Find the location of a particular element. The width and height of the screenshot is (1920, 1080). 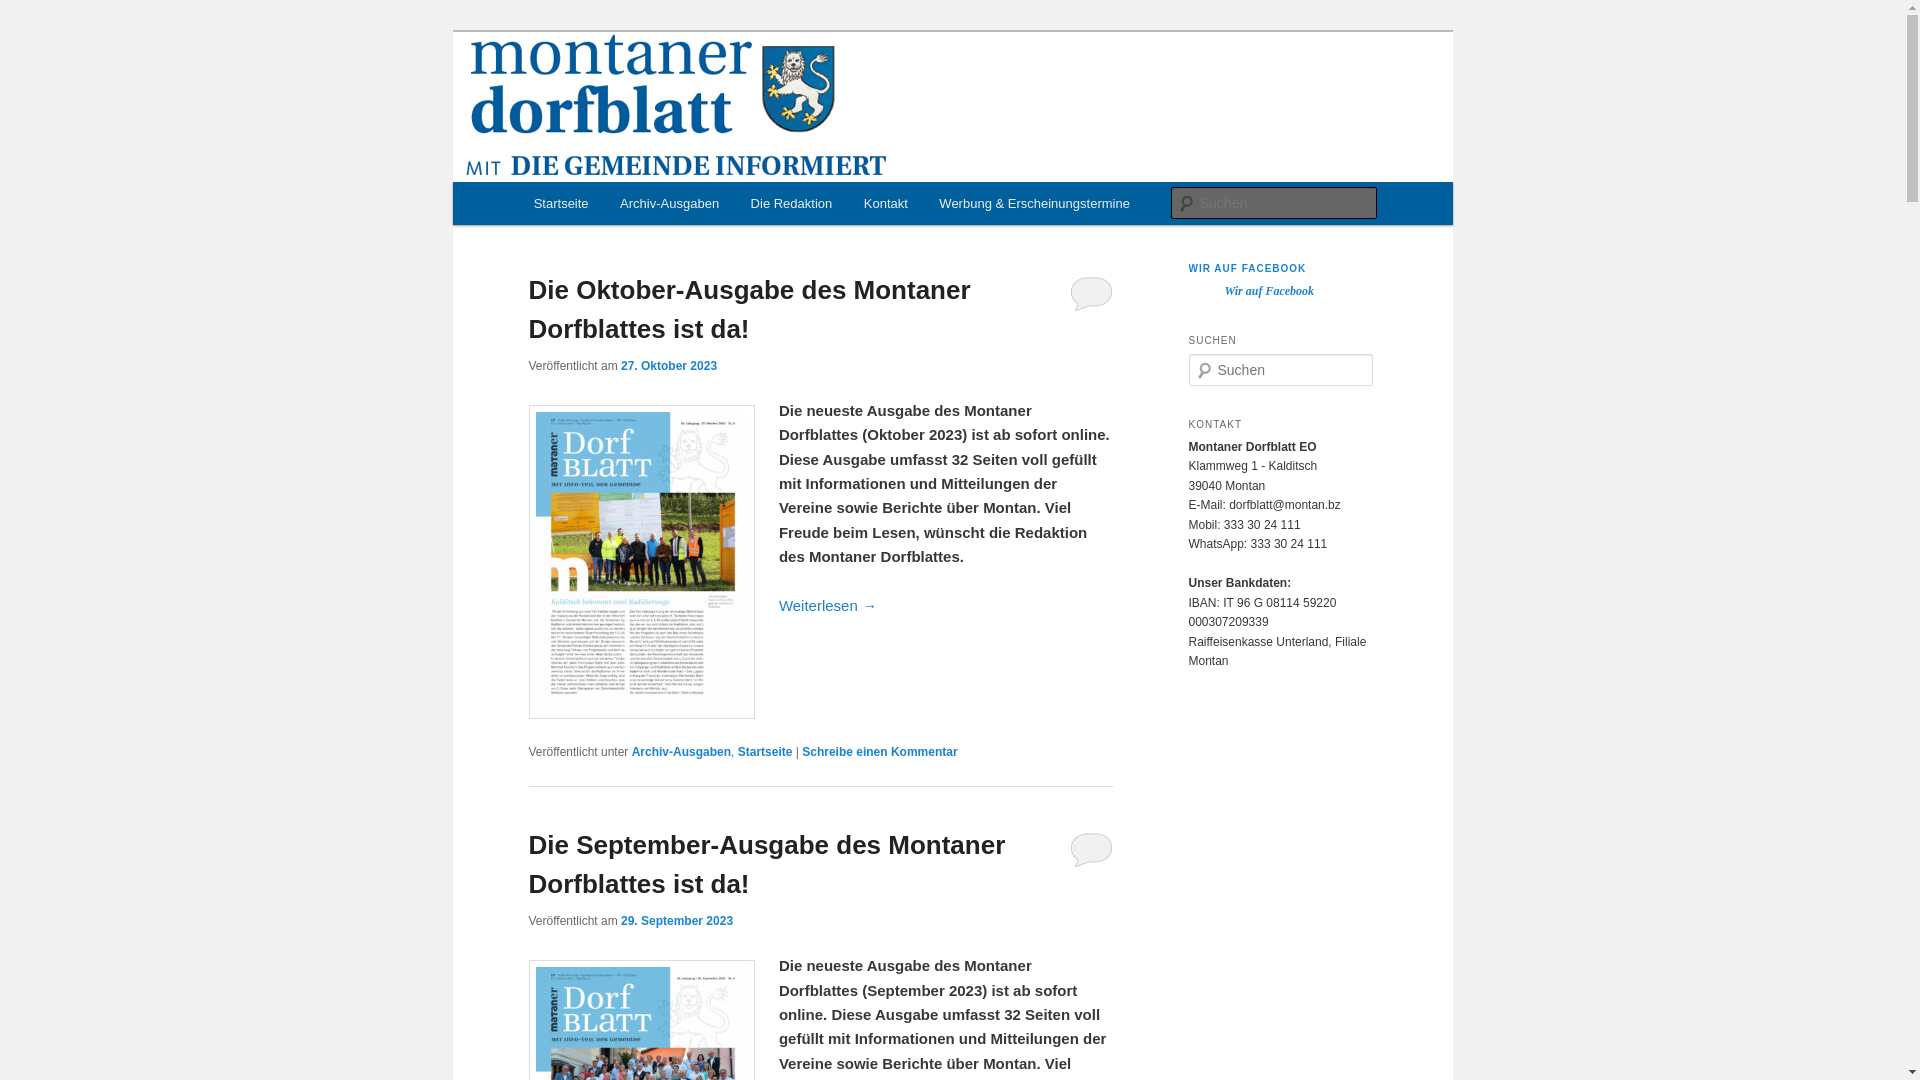

'Wir auf Facebook' is located at coordinates (1267, 290).